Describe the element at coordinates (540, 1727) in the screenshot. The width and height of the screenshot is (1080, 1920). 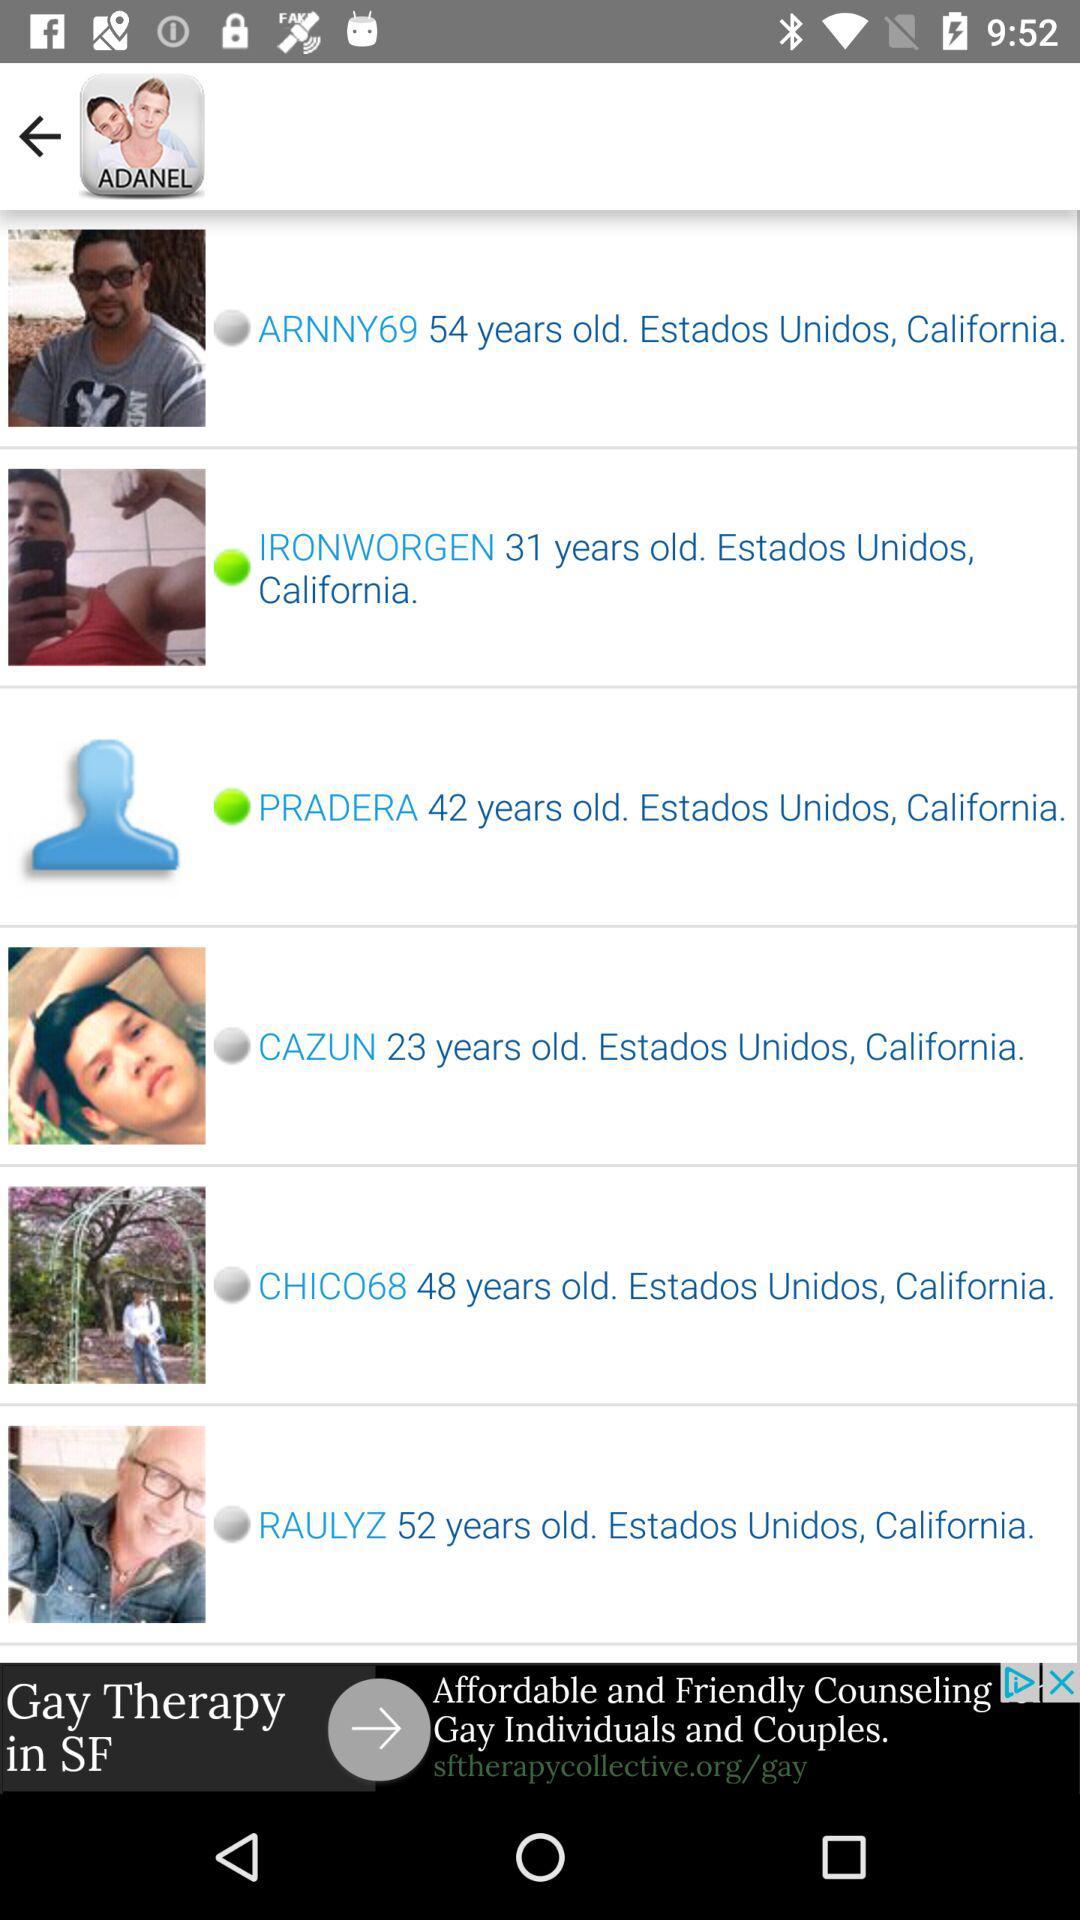
I see `google advertisements` at that location.